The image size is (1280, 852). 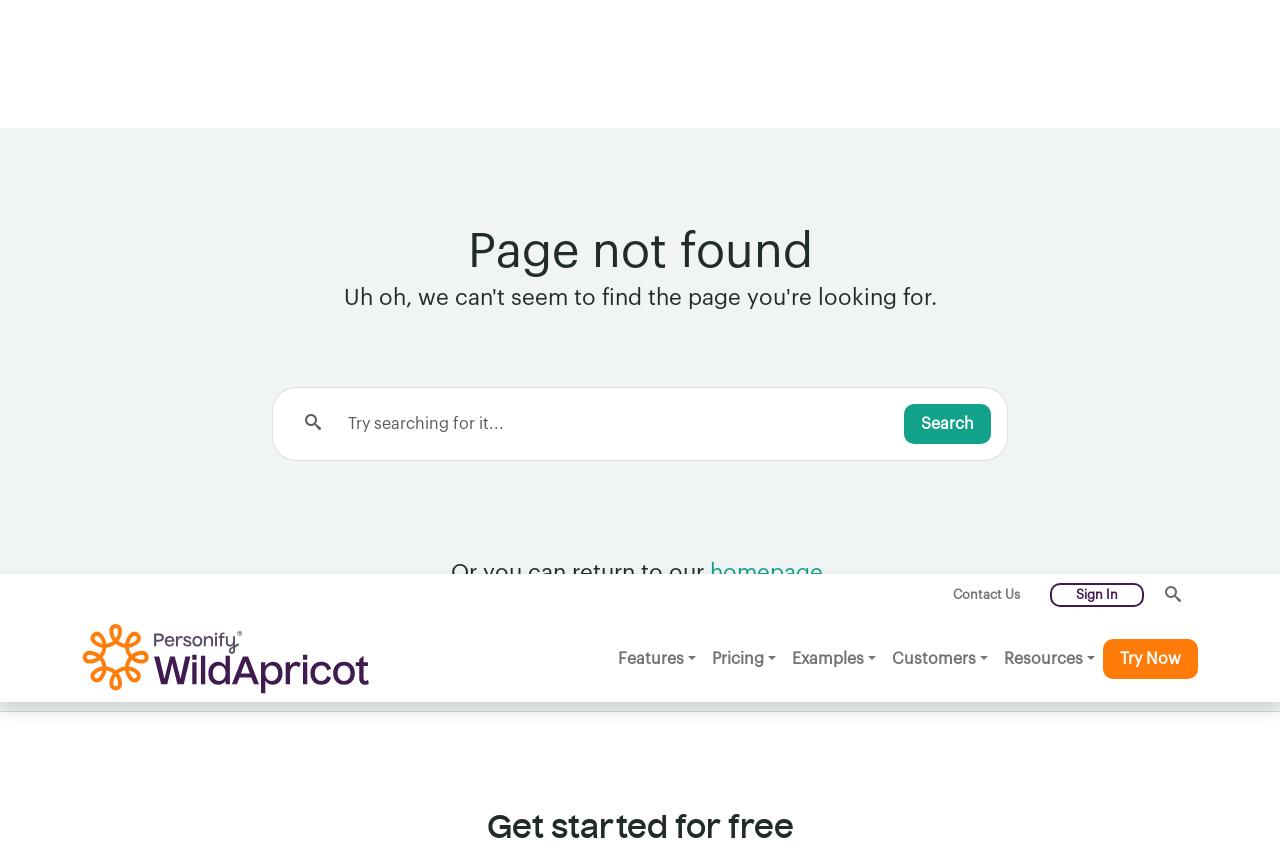 I want to click on 'Organizational Management', so click(x=364, y=777).